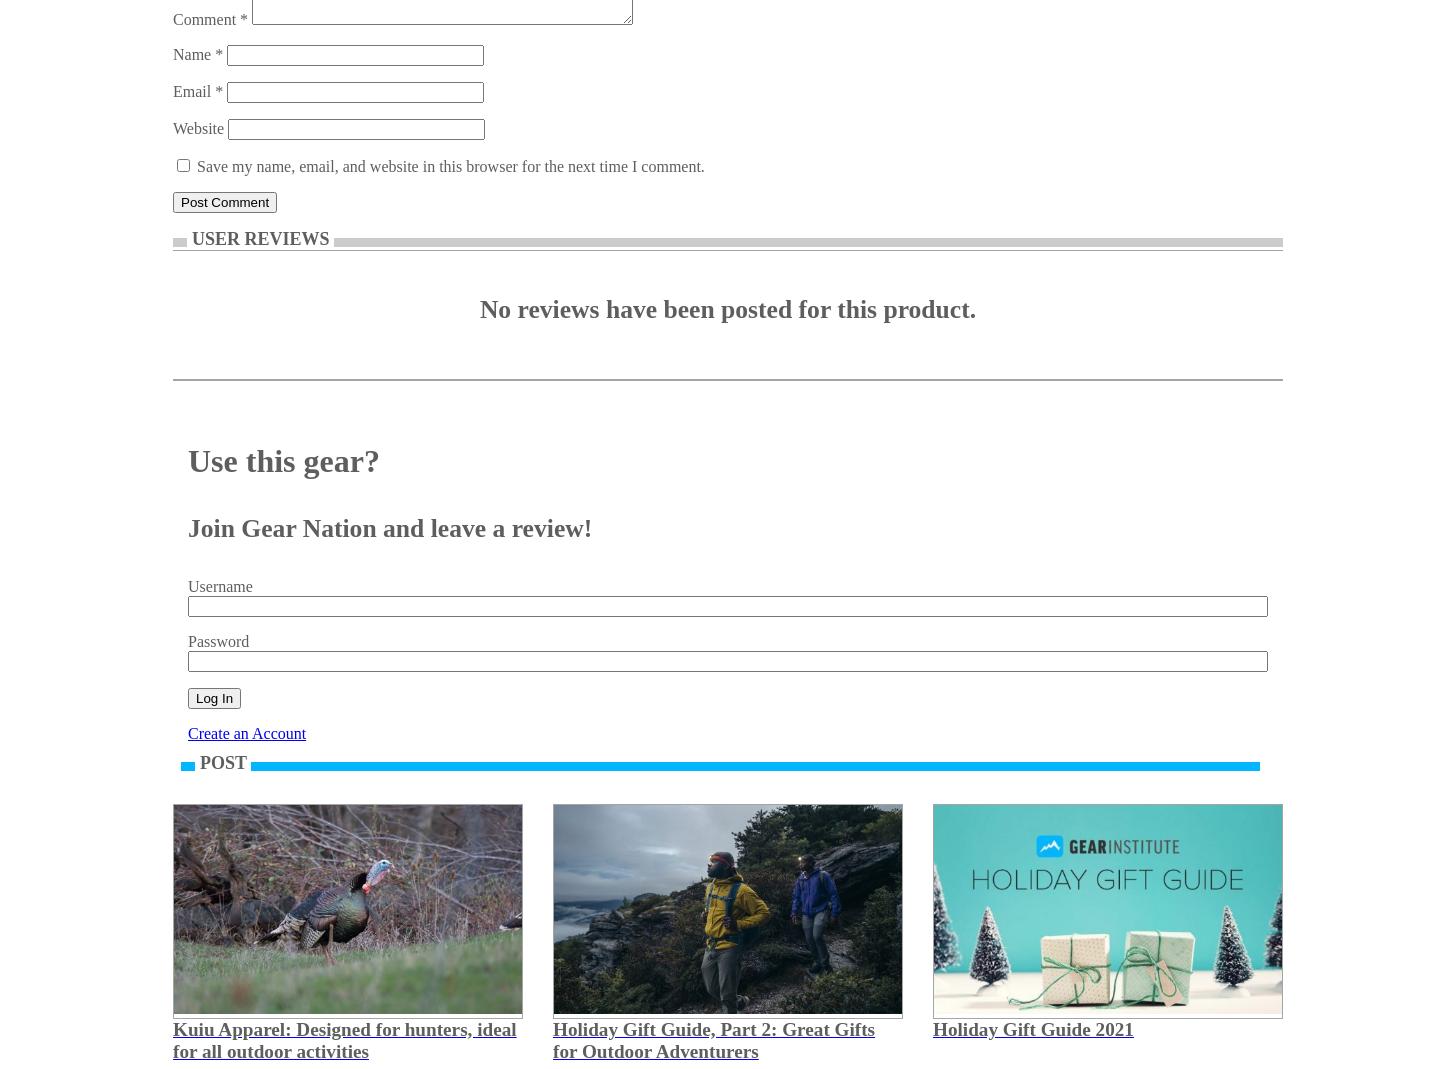  I want to click on 'Name', so click(172, 53).